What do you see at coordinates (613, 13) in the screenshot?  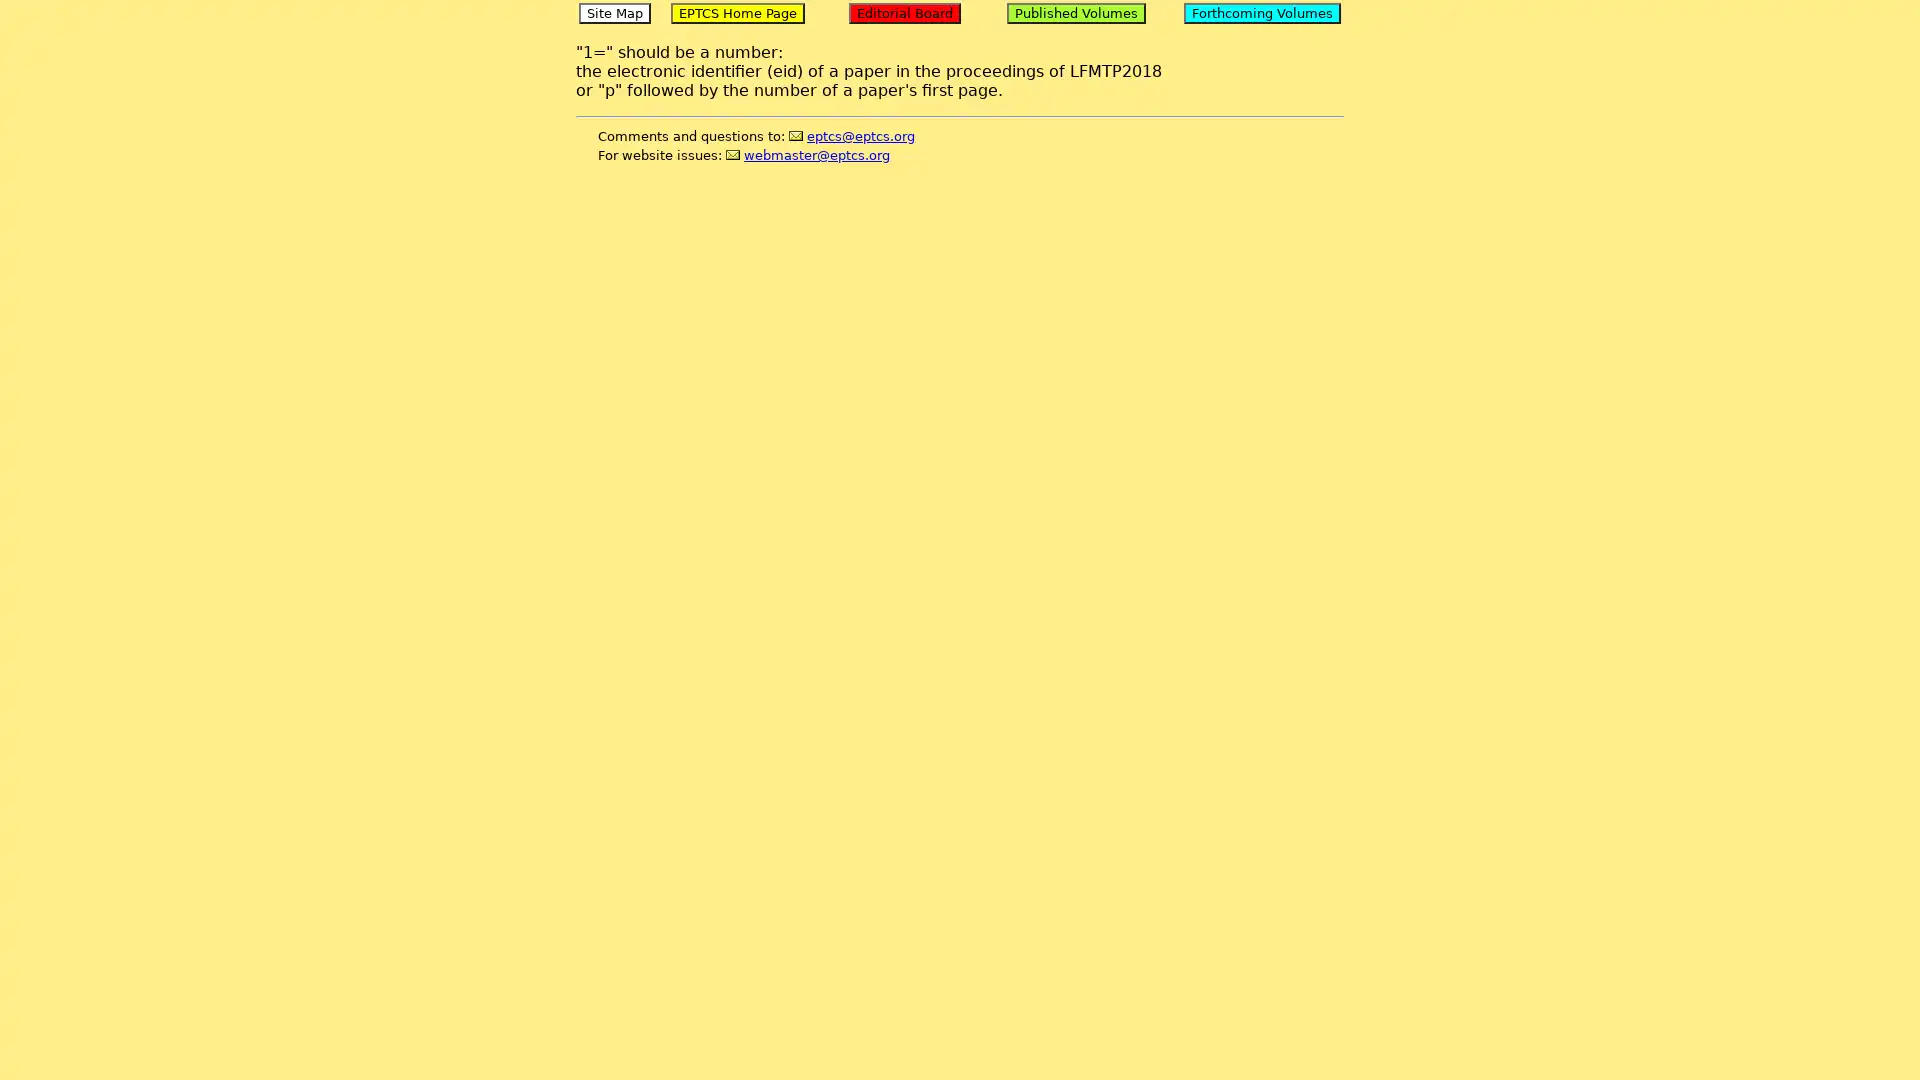 I see `Site Map` at bounding box center [613, 13].